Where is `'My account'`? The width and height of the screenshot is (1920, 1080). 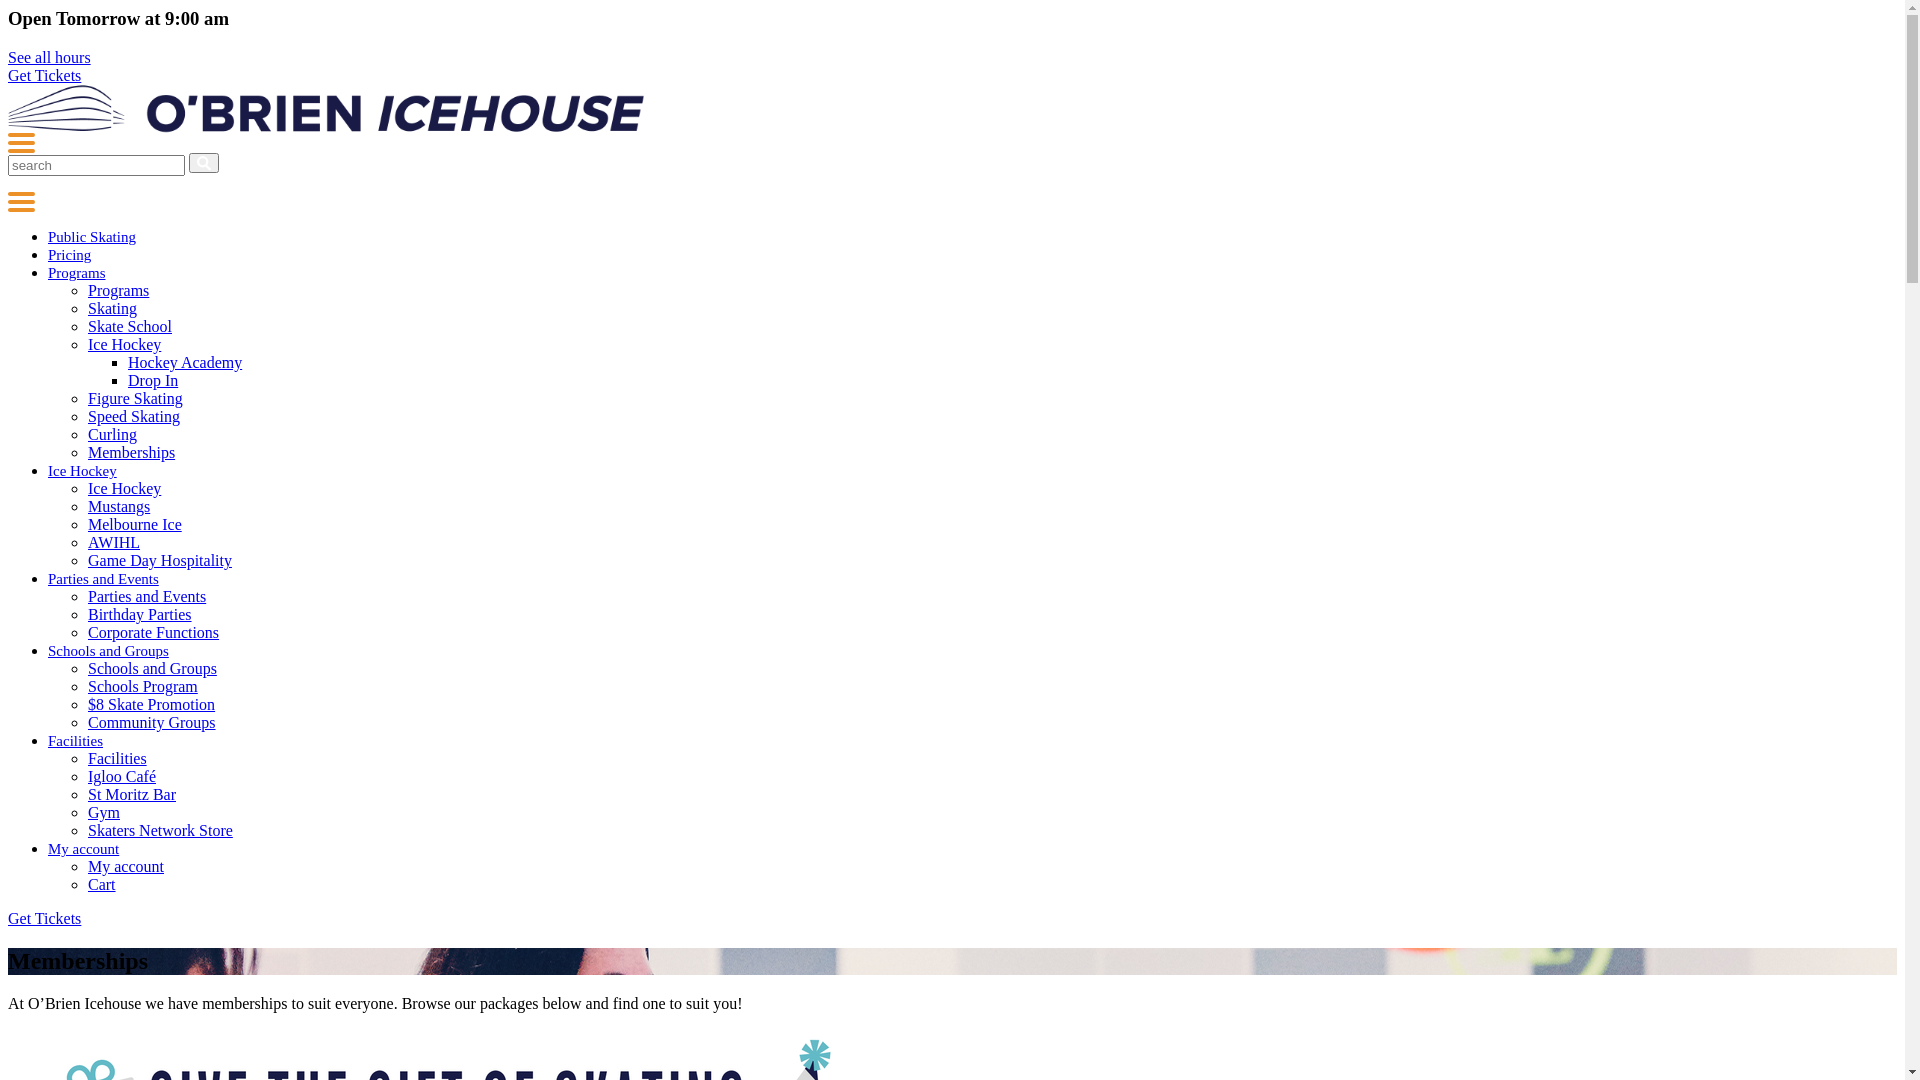
'My account' is located at coordinates (124, 865).